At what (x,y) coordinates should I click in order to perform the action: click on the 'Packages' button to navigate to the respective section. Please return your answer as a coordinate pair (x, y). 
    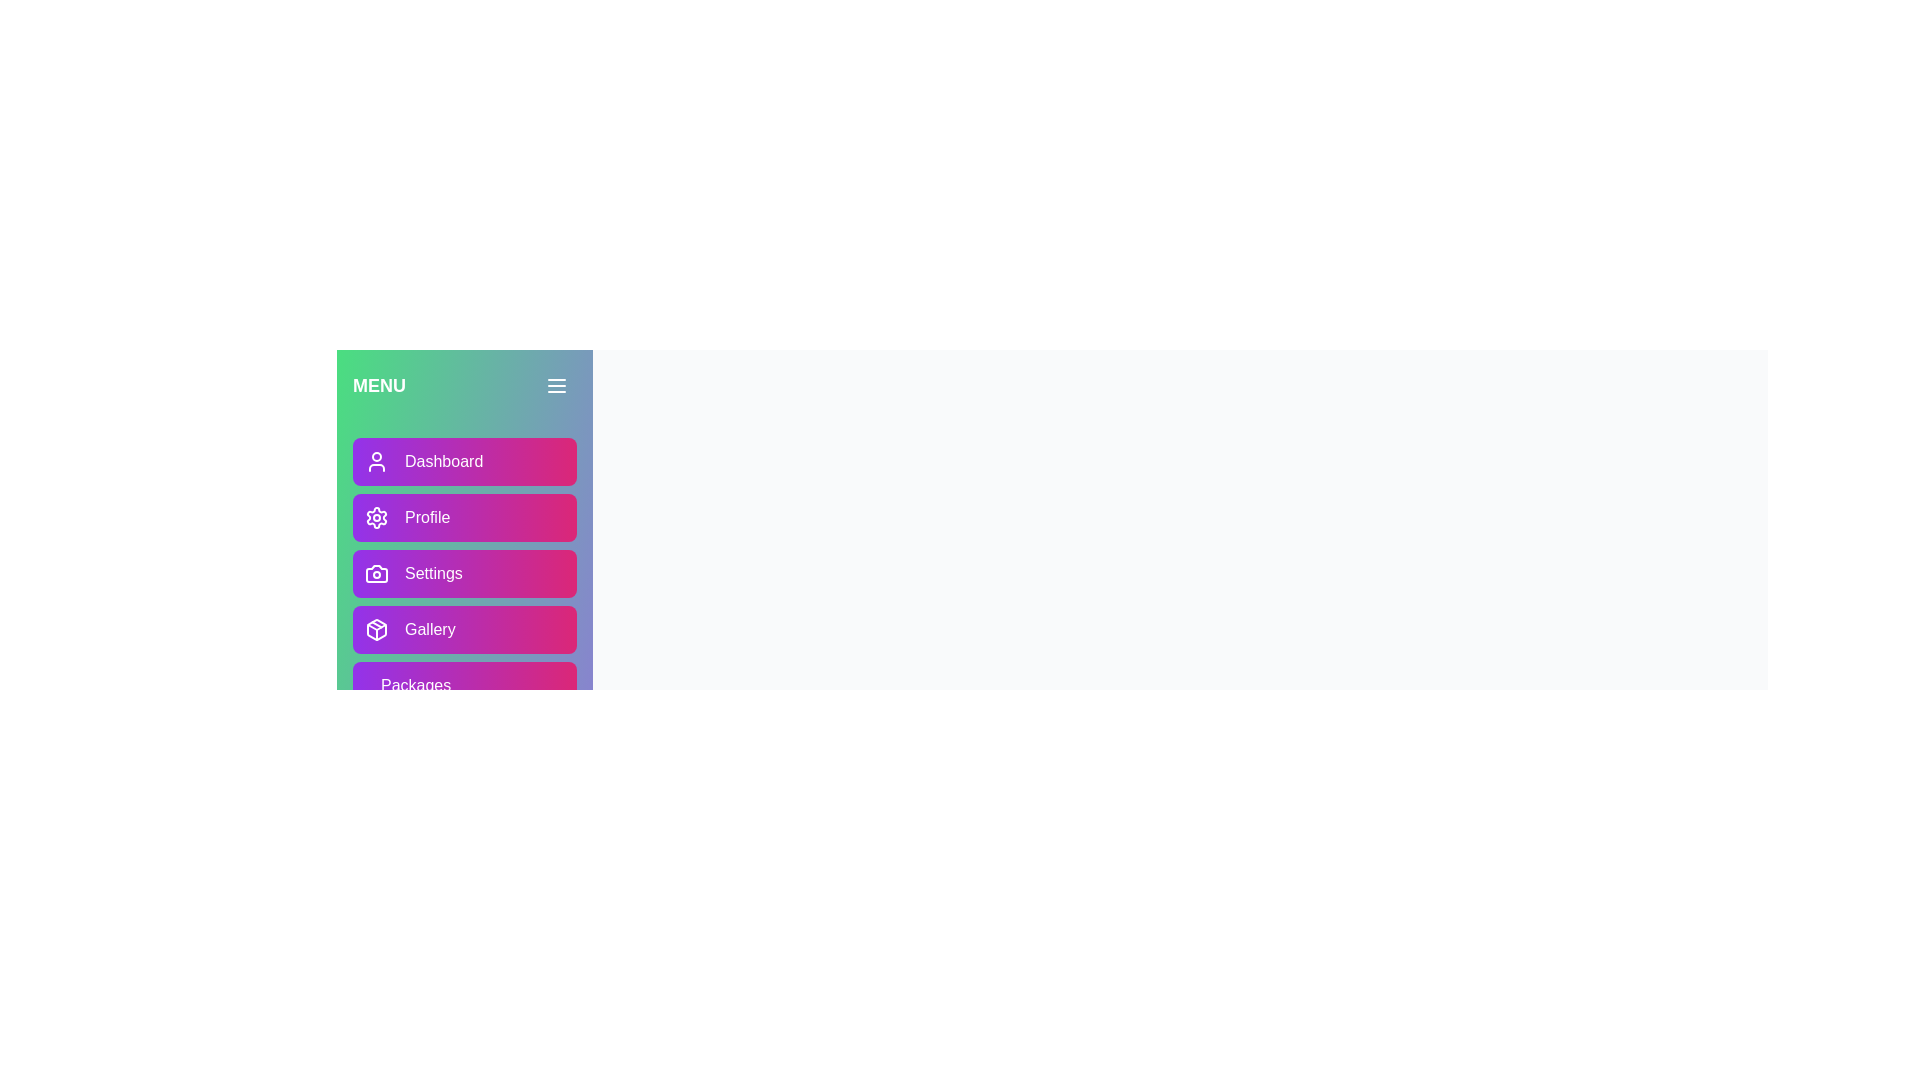
    Looking at the image, I should click on (464, 685).